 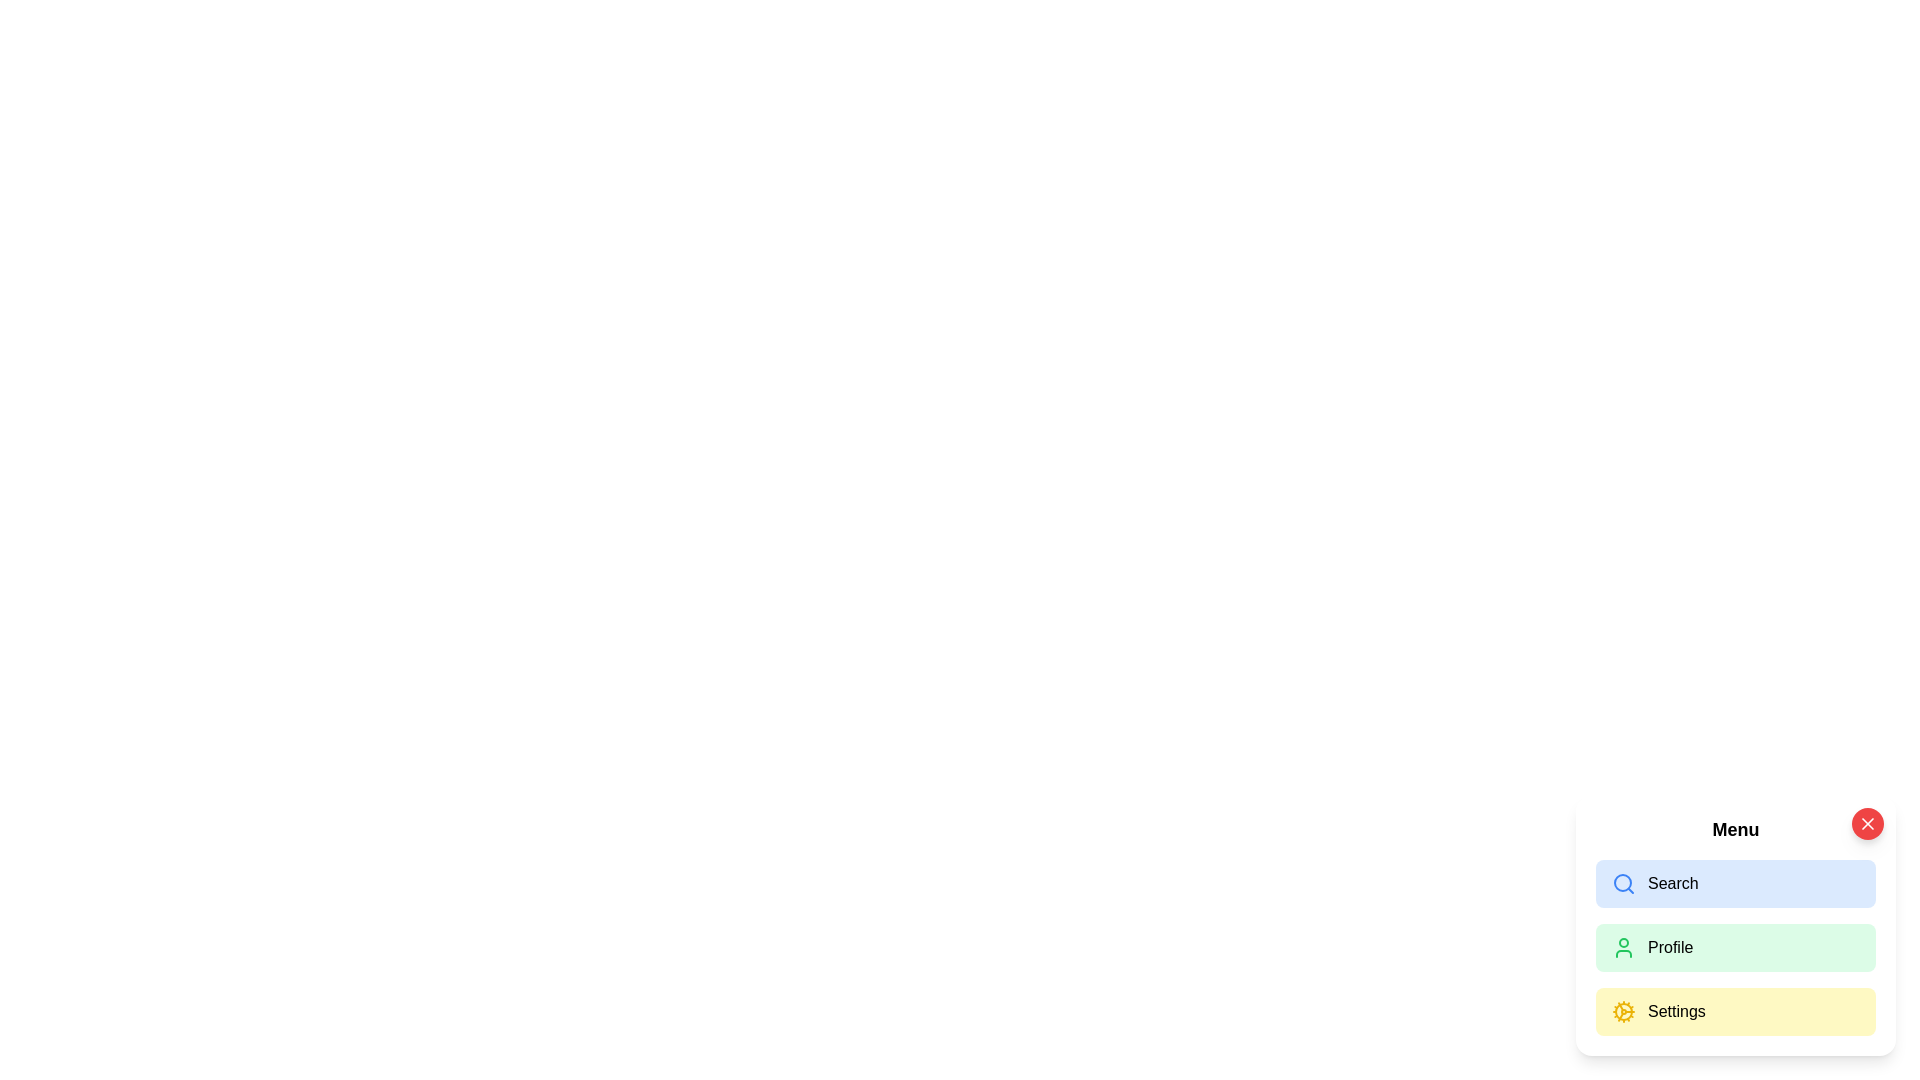 I want to click on the 'Settings' text label, which is displayed in bold on a light yellow background as the last entry in a vertical menu, so click(x=1676, y=1011).